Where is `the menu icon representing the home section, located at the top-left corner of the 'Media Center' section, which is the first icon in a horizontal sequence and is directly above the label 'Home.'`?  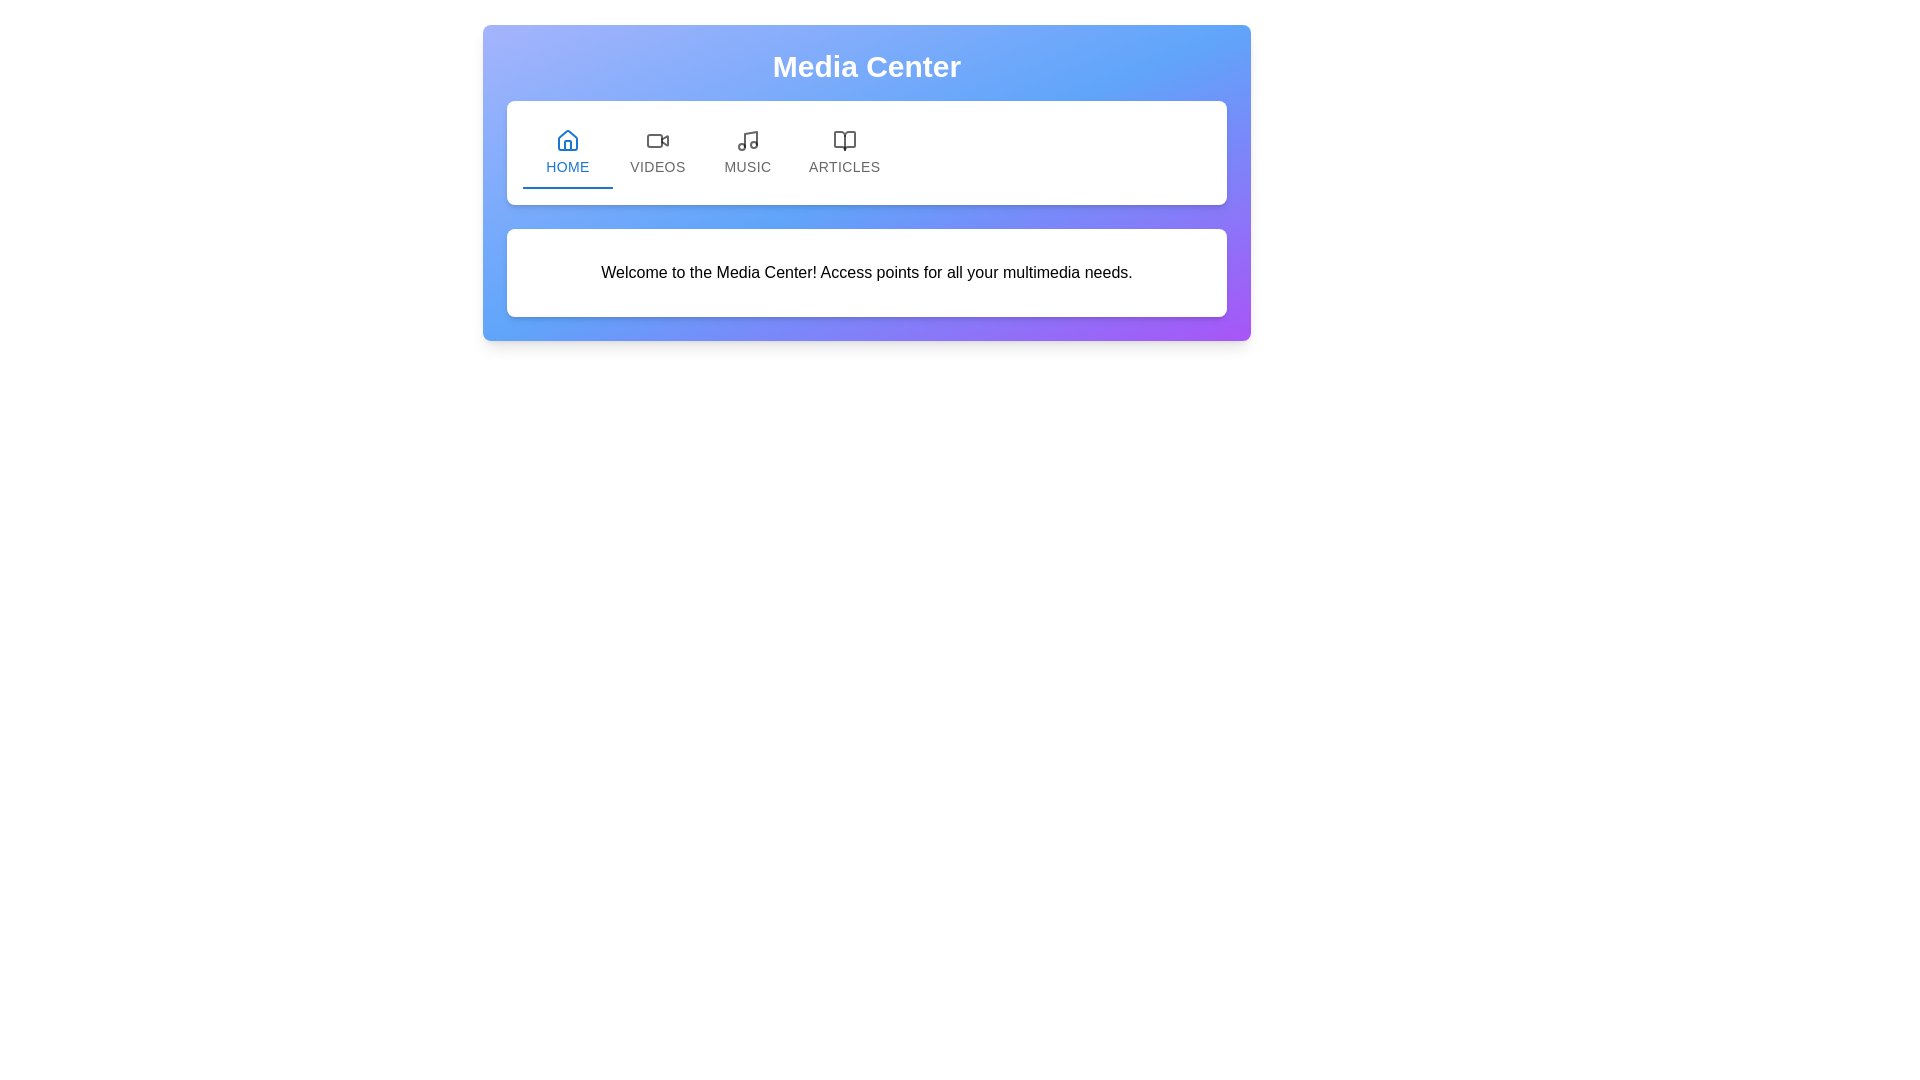 the menu icon representing the home section, located at the top-left corner of the 'Media Center' section, which is the first icon in a horizontal sequence and is directly above the label 'Home.' is located at coordinates (566, 140).